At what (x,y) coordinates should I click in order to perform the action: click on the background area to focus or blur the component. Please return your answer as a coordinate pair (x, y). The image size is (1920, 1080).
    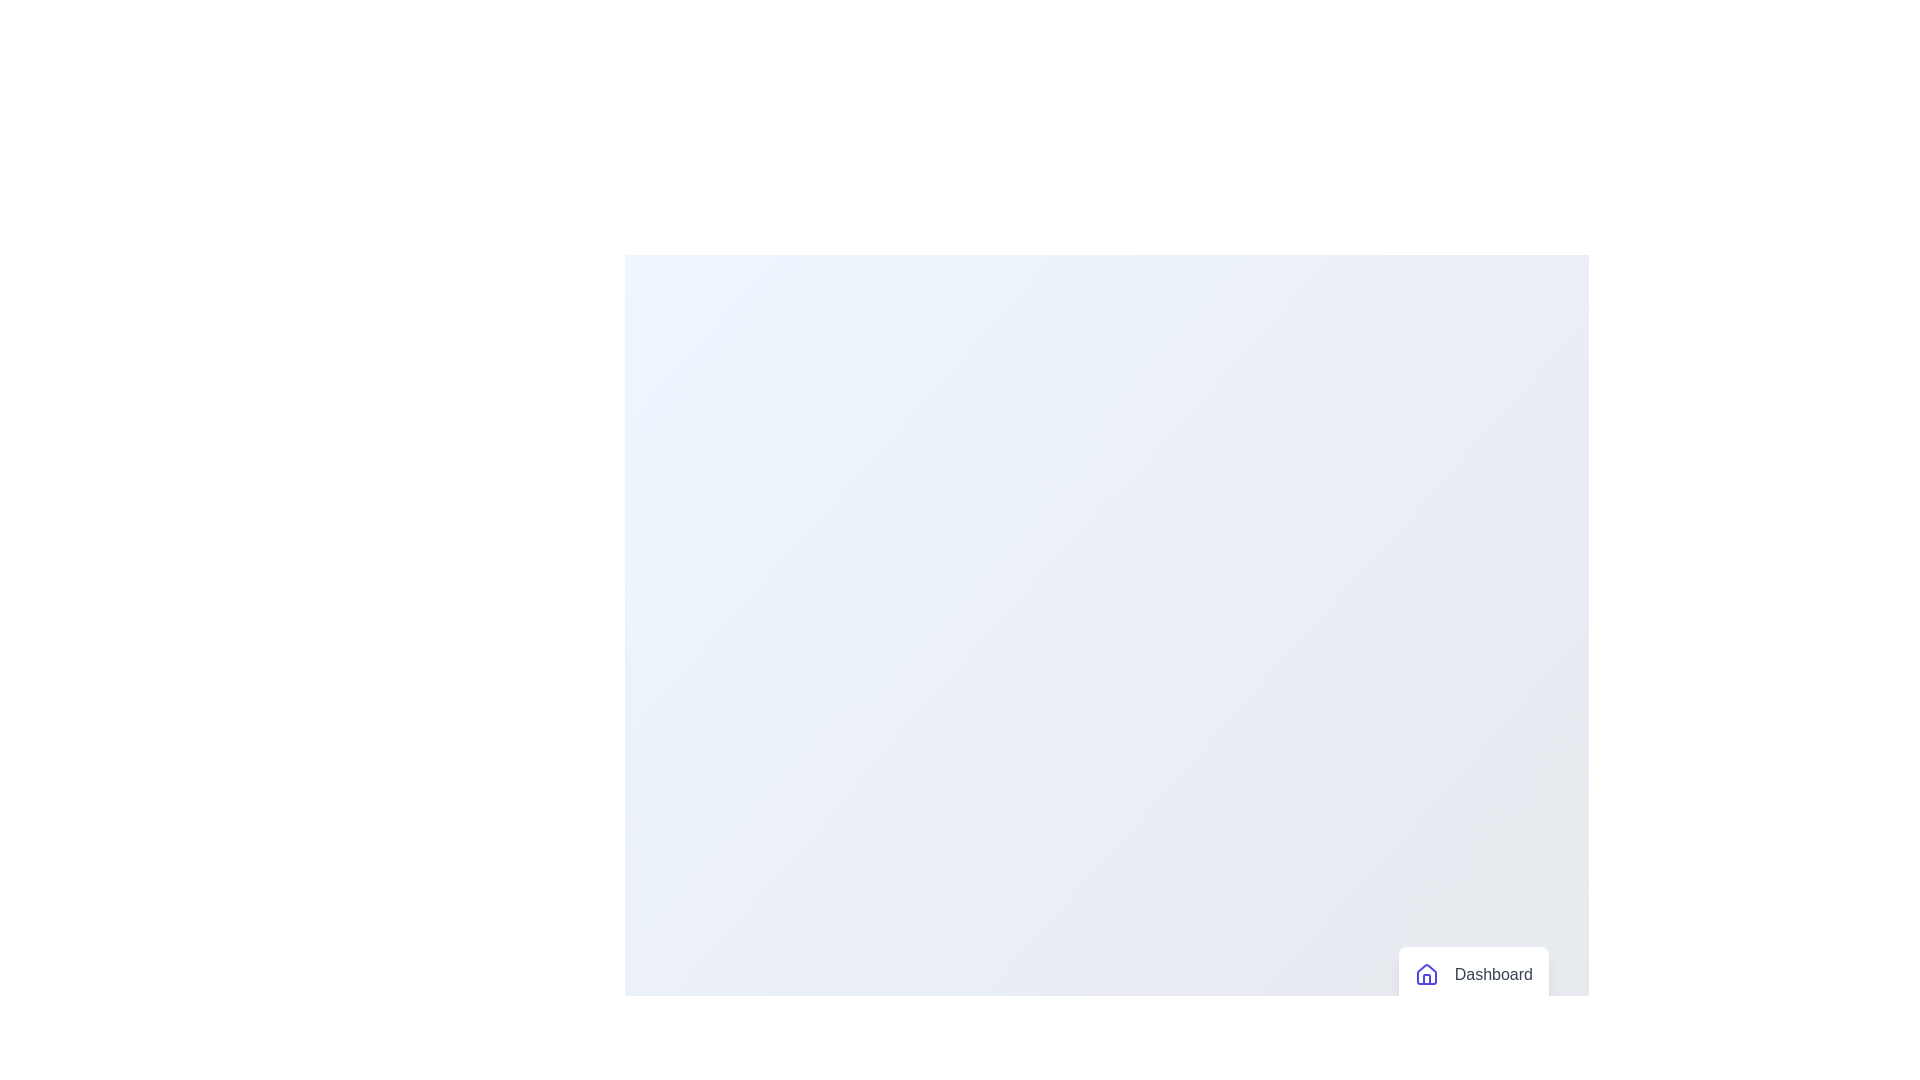
    Looking at the image, I should click on (800, 300).